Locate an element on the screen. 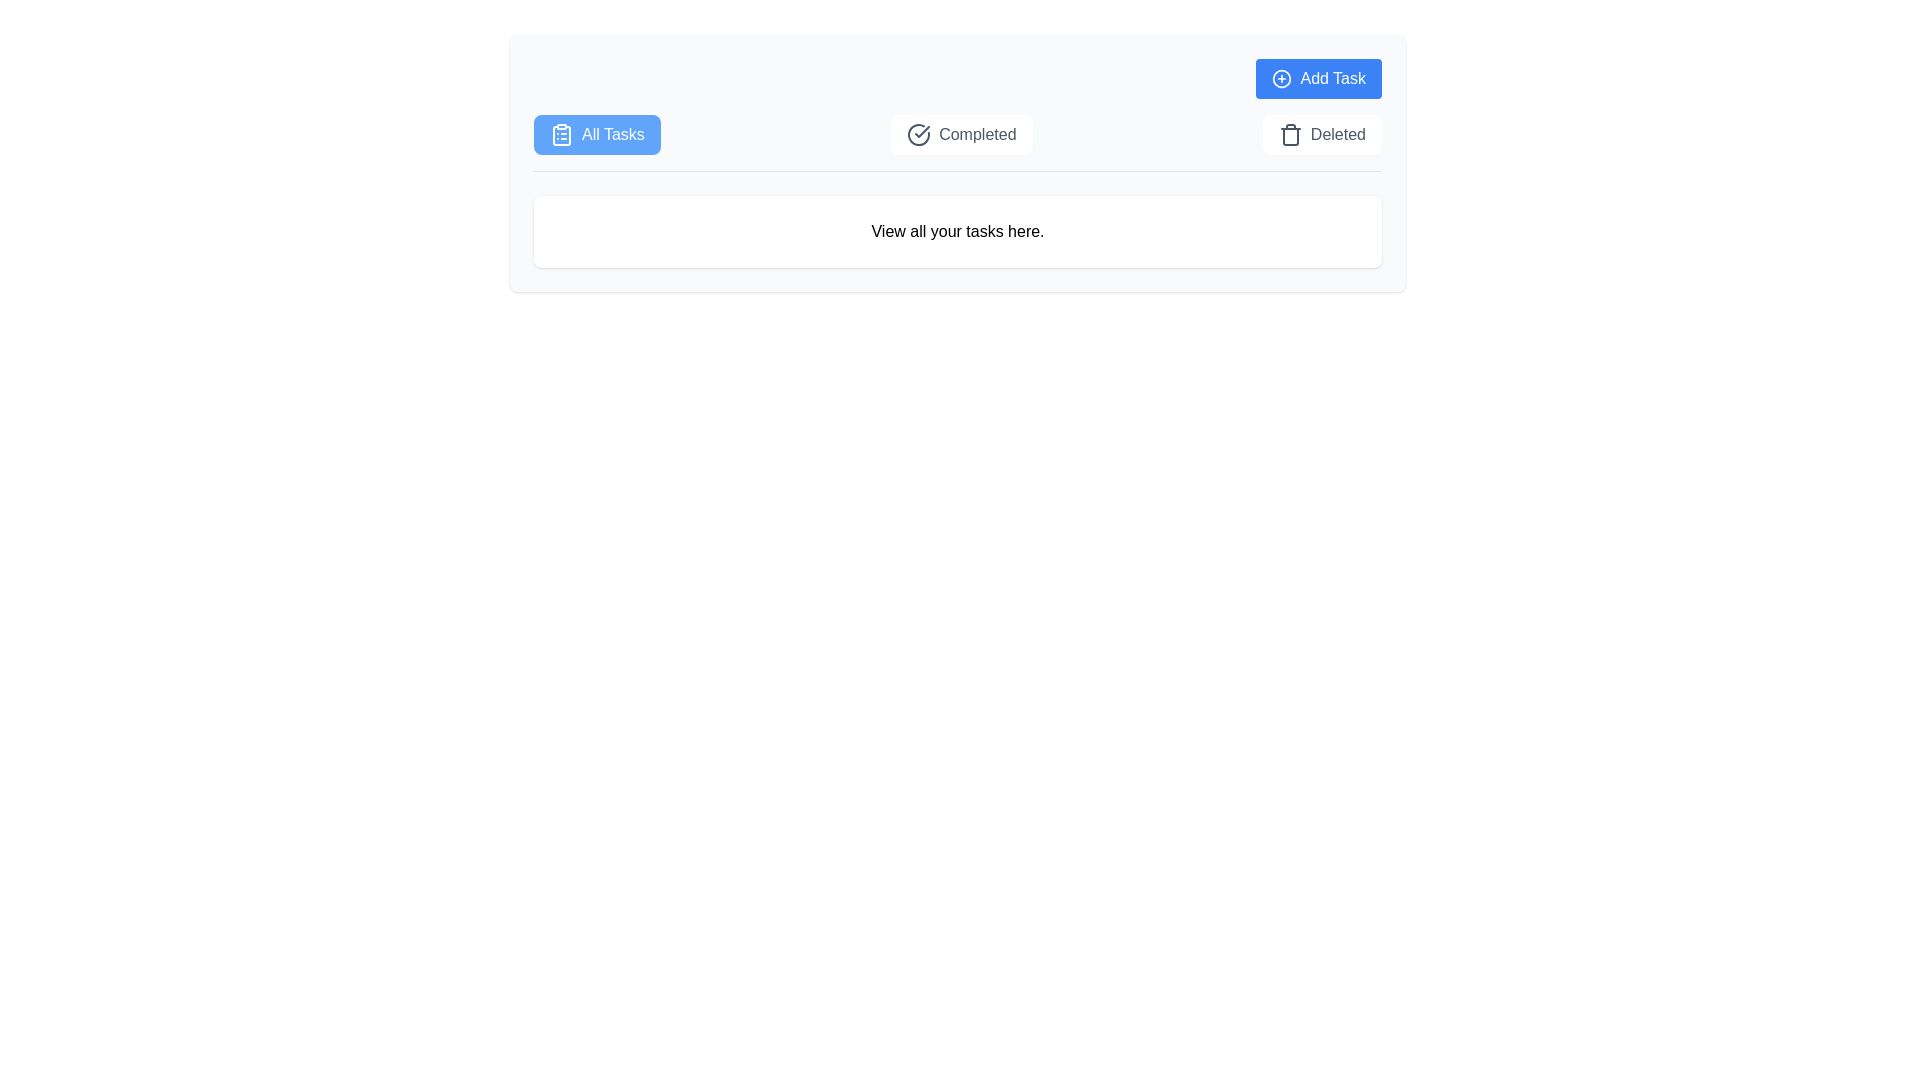 Image resolution: width=1920 pixels, height=1080 pixels. the first button in the navigation bar that allows users is located at coordinates (596, 135).